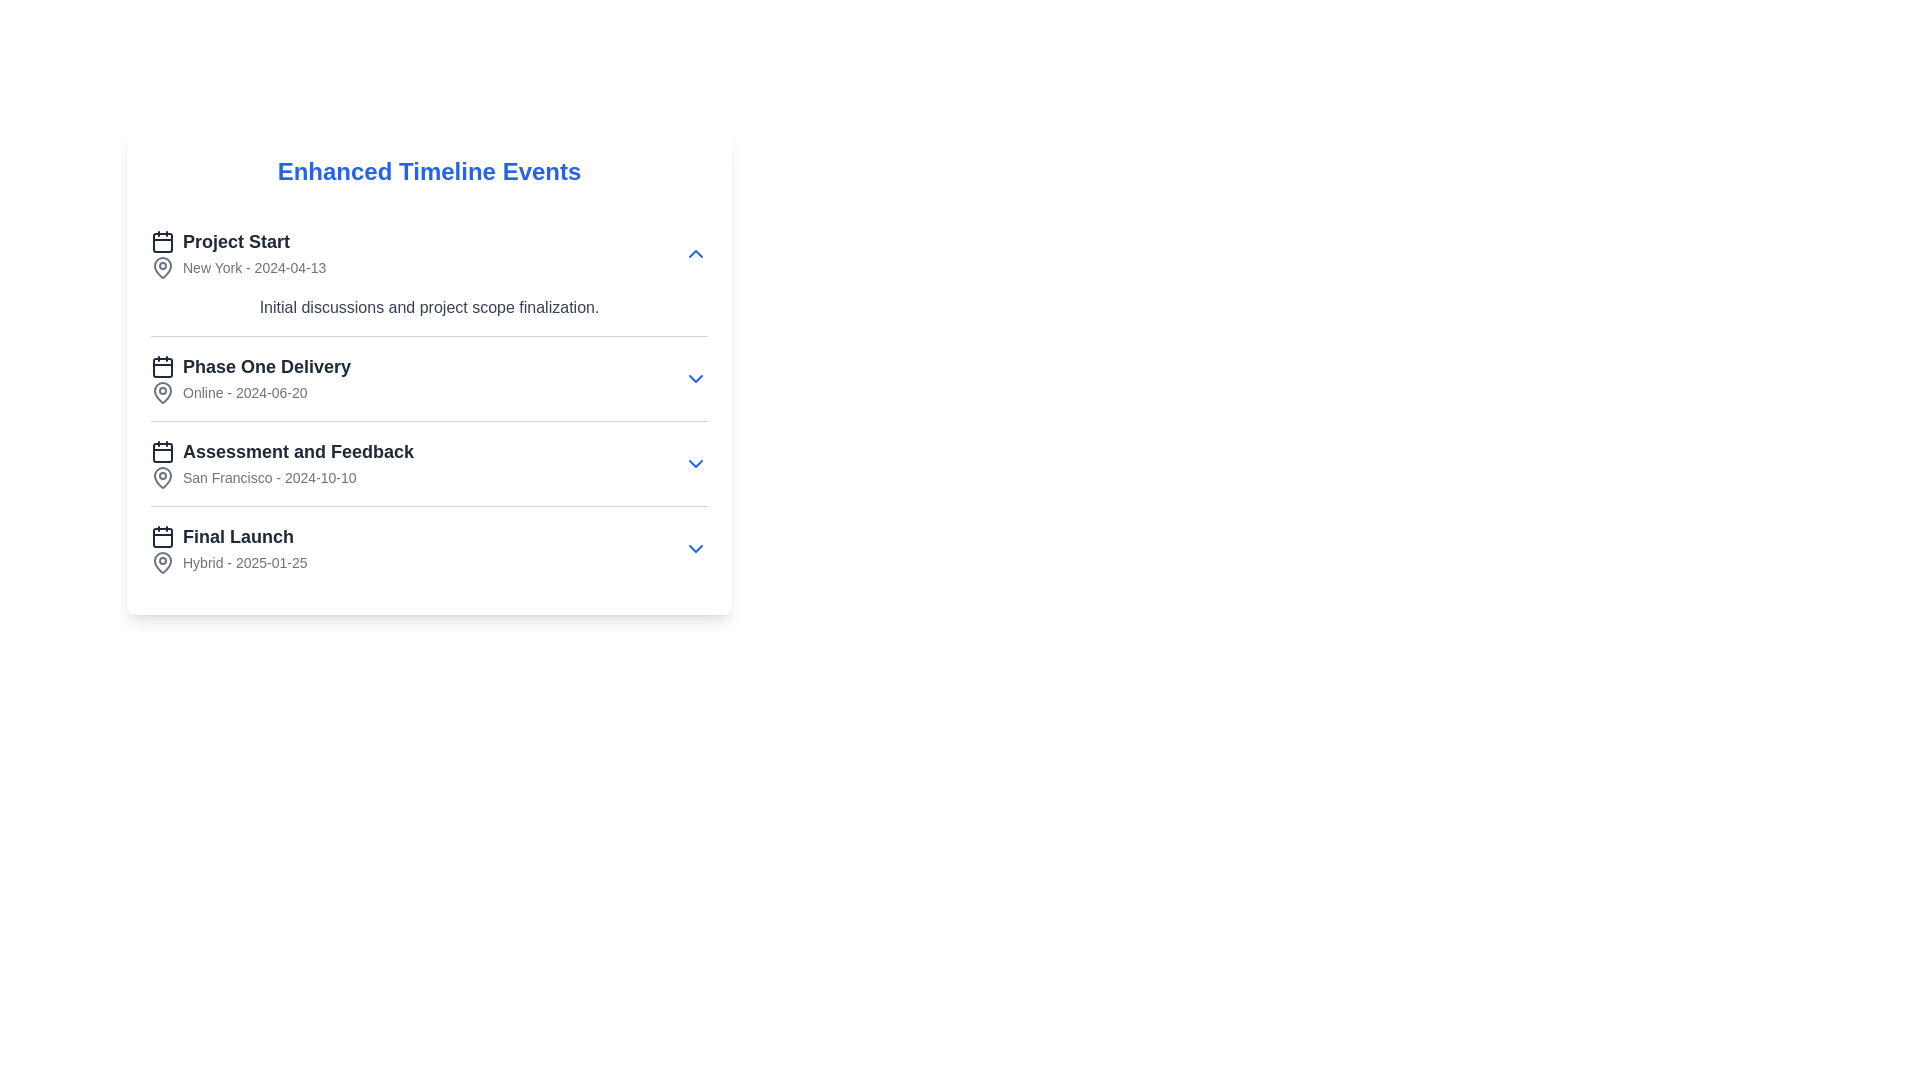  What do you see at coordinates (428, 463) in the screenshot?
I see `the third item` at bounding box center [428, 463].